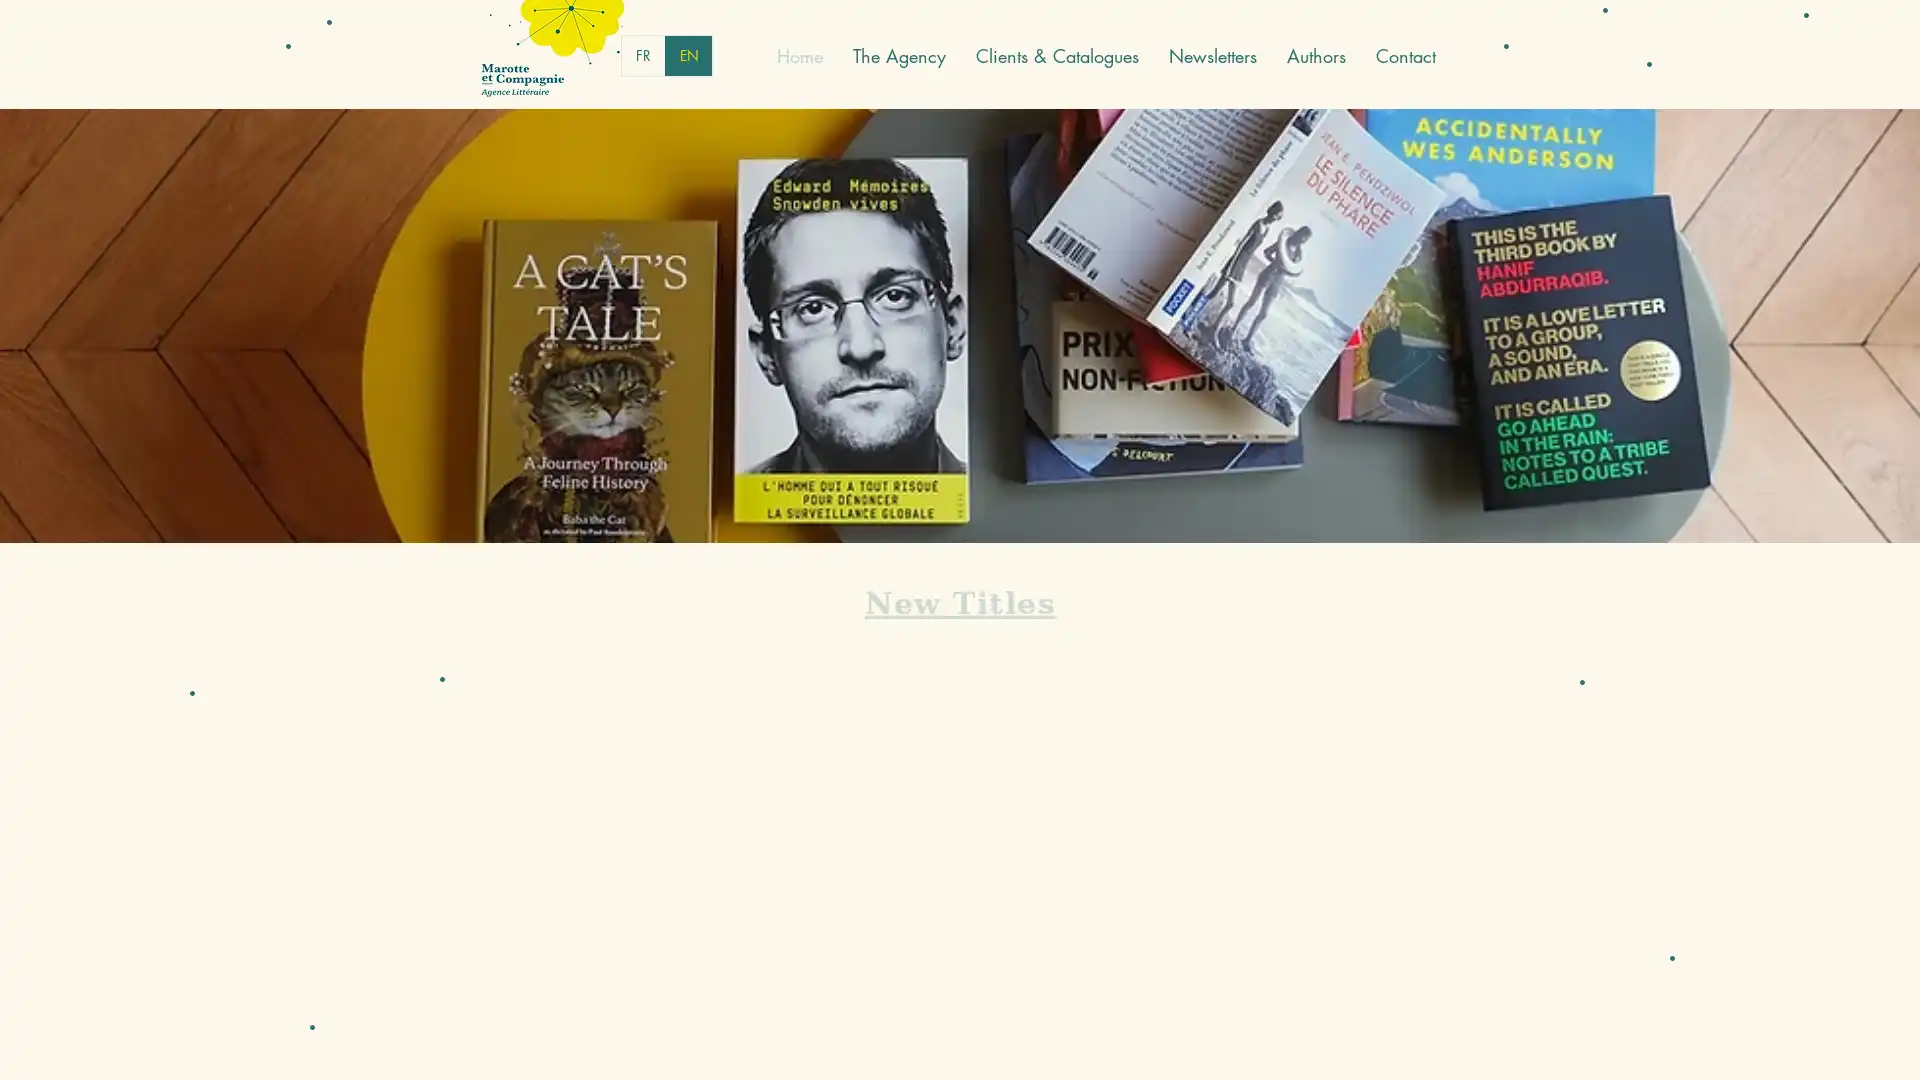  Describe the element at coordinates (713, 55) in the screenshot. I see `English` at that location.